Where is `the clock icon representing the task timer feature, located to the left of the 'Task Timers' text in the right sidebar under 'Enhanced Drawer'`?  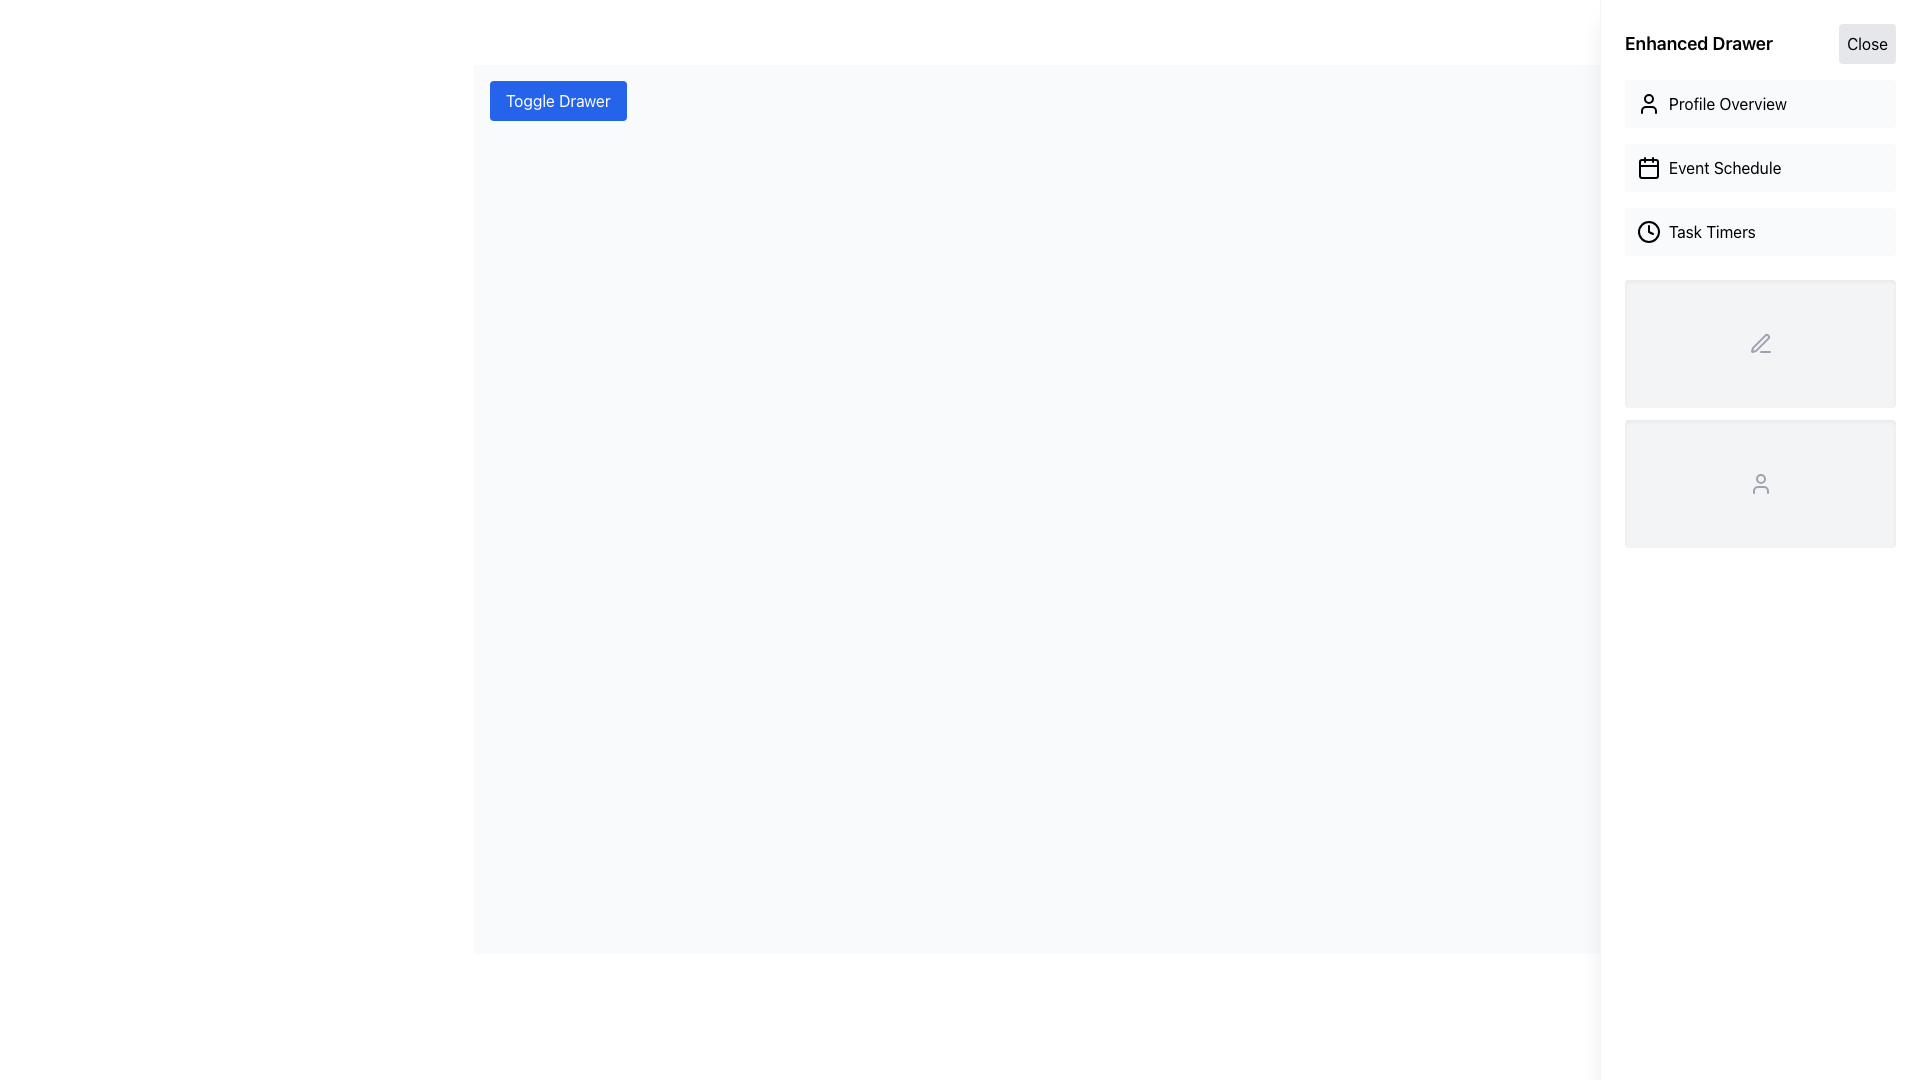
the clock icon representing the task timer feature, located to the left of the 'Task Timers' text in the right sidebar under 'Enhanced Drawer' is located at coordinates (1649, 230).